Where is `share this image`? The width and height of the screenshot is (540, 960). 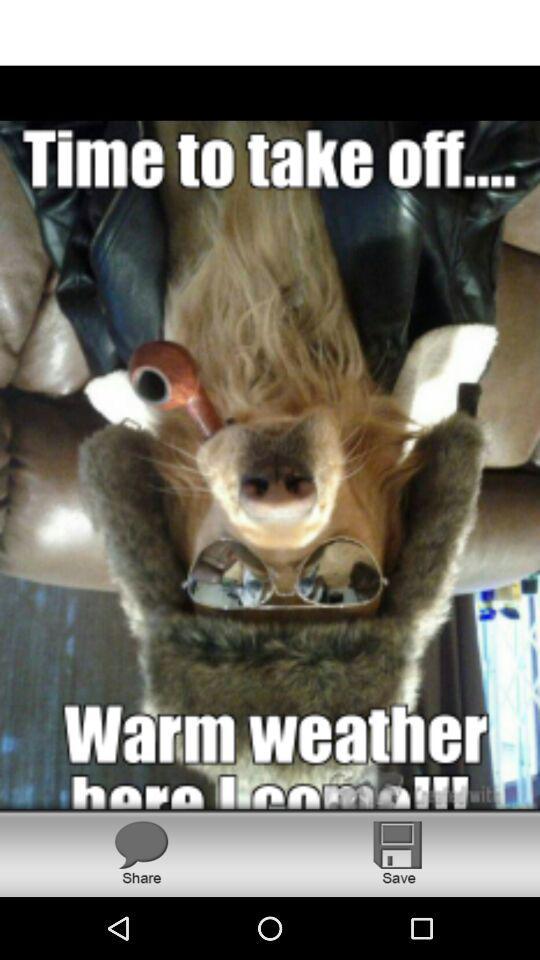
share this image is located at coordinates (140, 851).